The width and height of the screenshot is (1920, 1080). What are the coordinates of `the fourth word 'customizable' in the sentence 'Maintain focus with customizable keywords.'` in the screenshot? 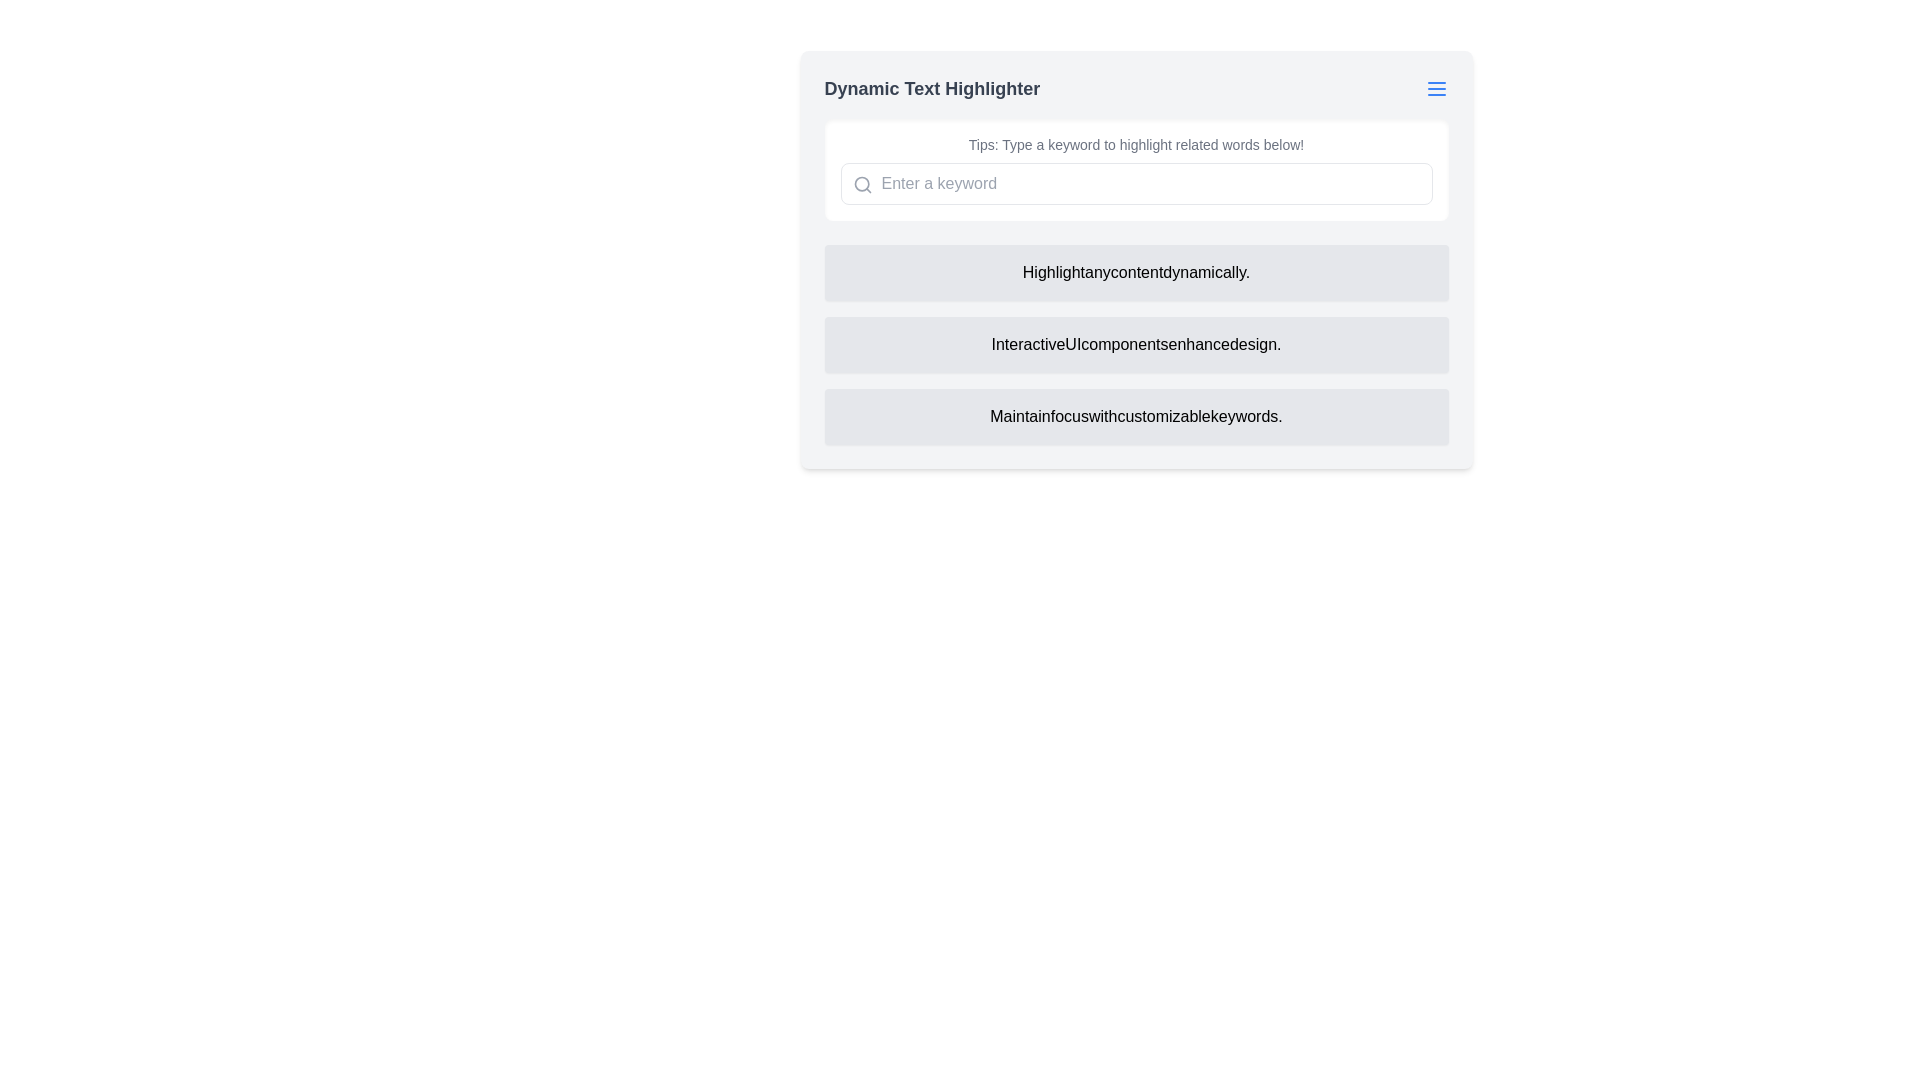 It's located at (1164, 415).